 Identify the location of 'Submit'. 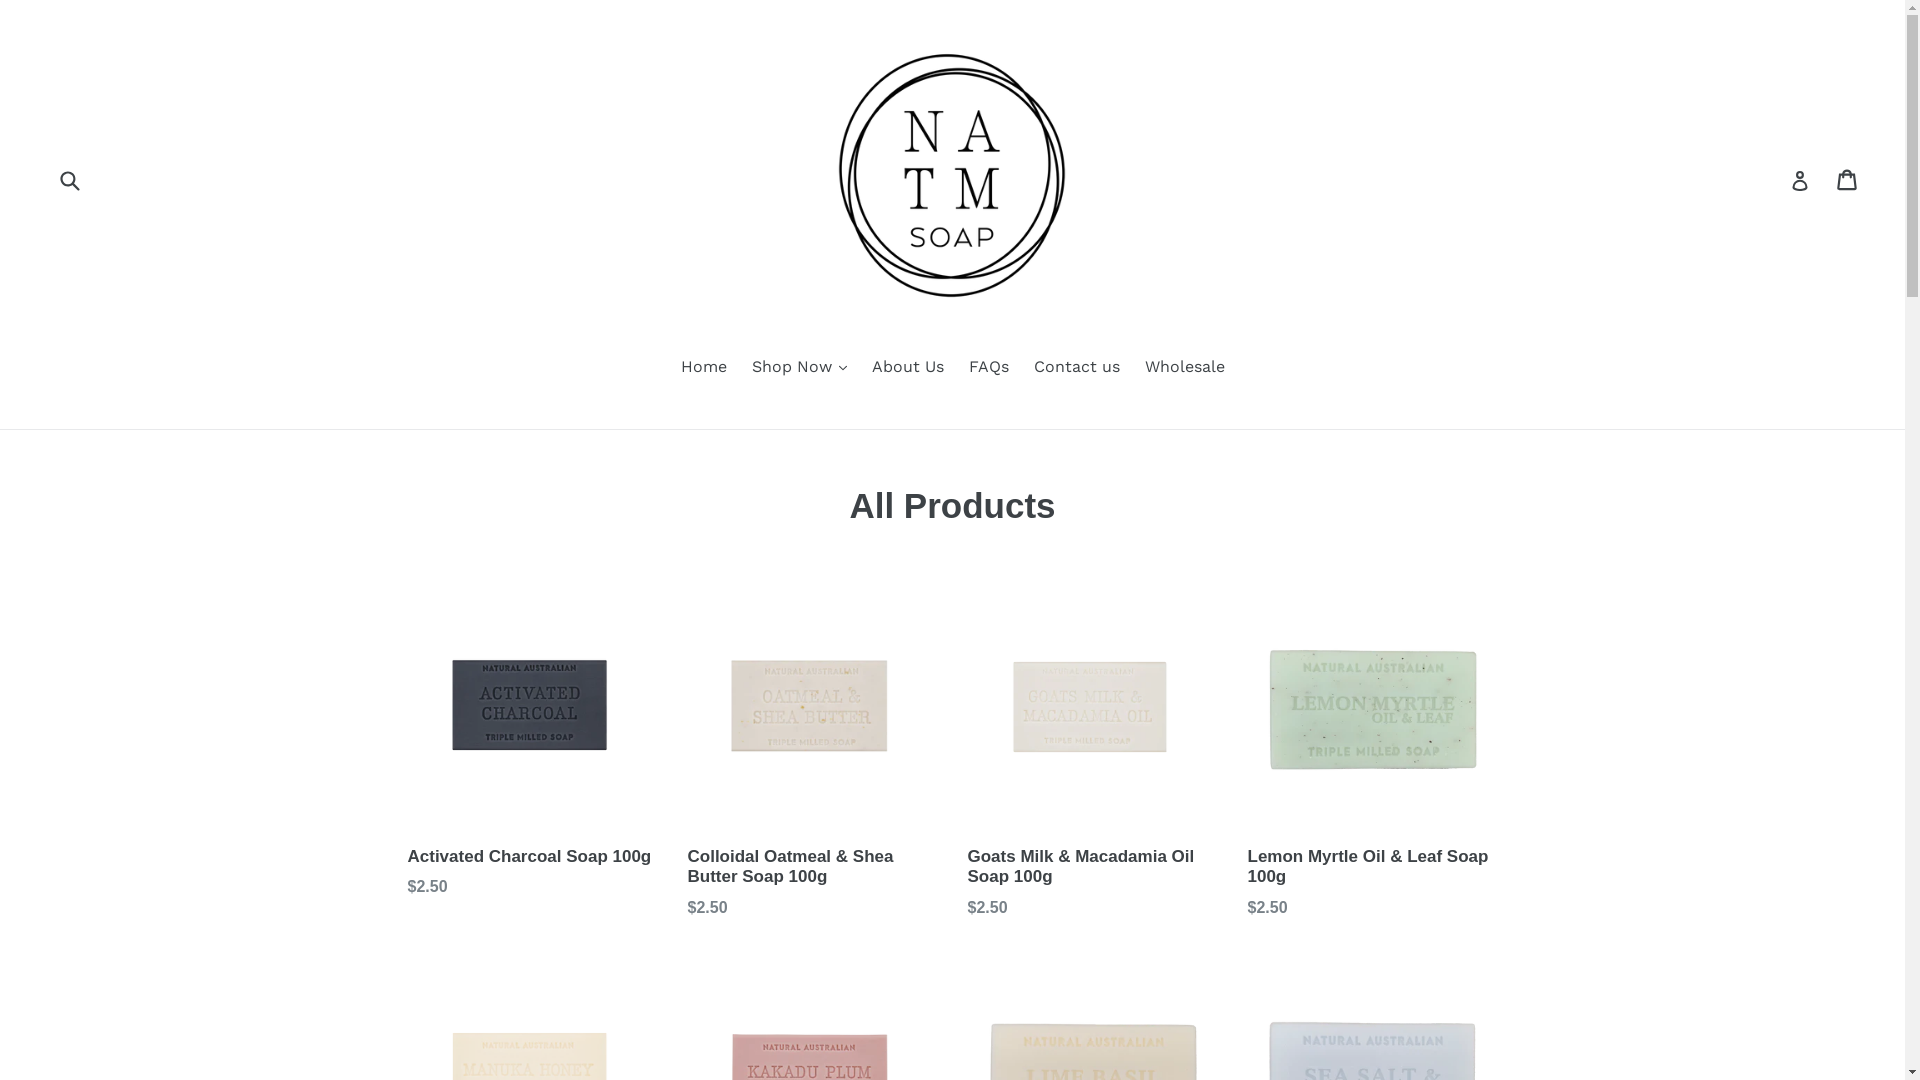
(54, 178).